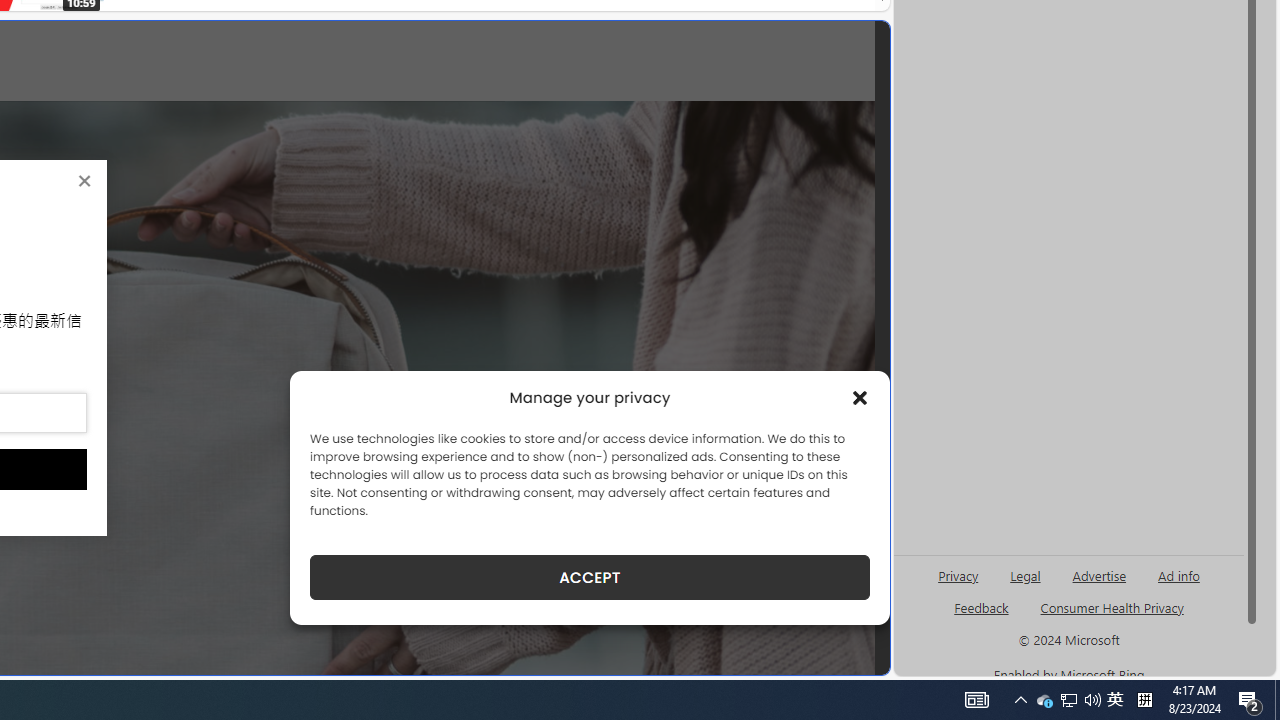 The width and height of the screenshot is (1280, 720). Describe the element at coordinates (860, 398) in the screenshot. I see `'Class: cmplz-close'` at that location.